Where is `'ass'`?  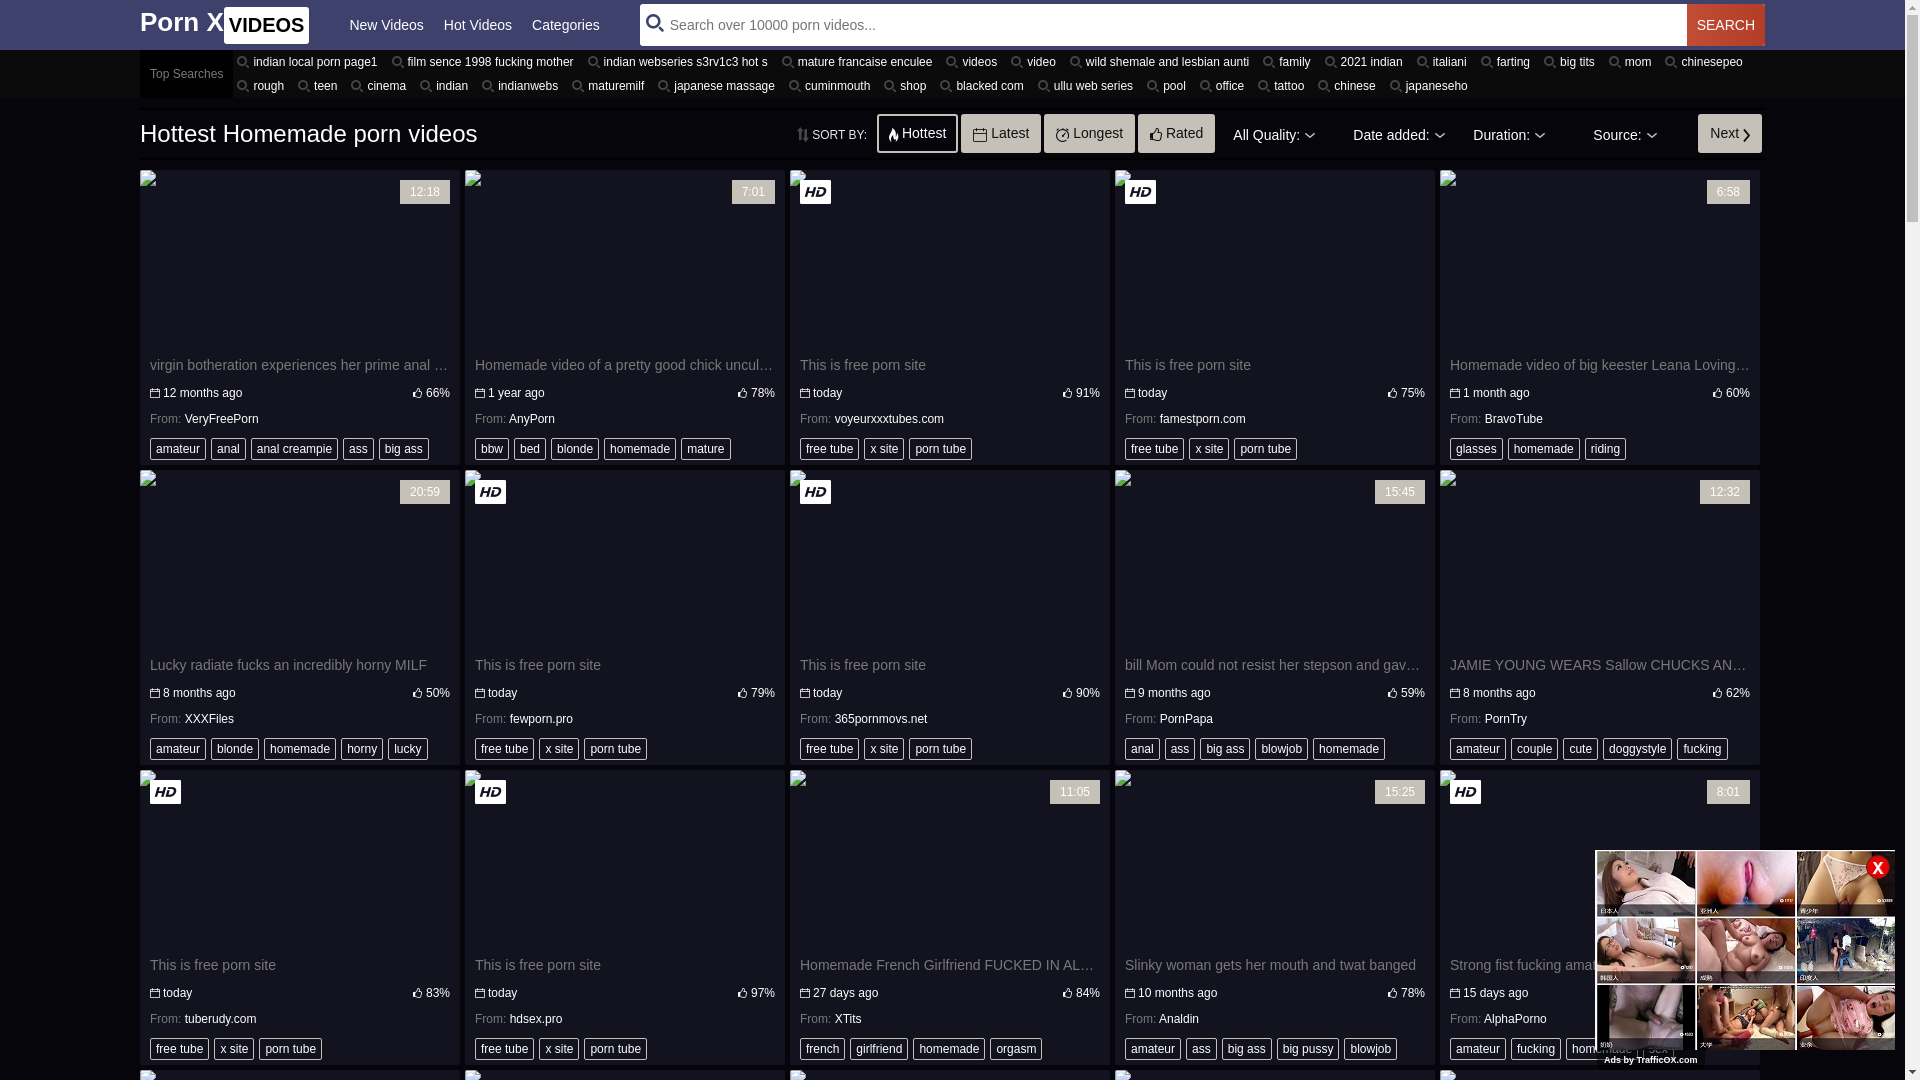
'ass' is located at coordinates (358, 447).